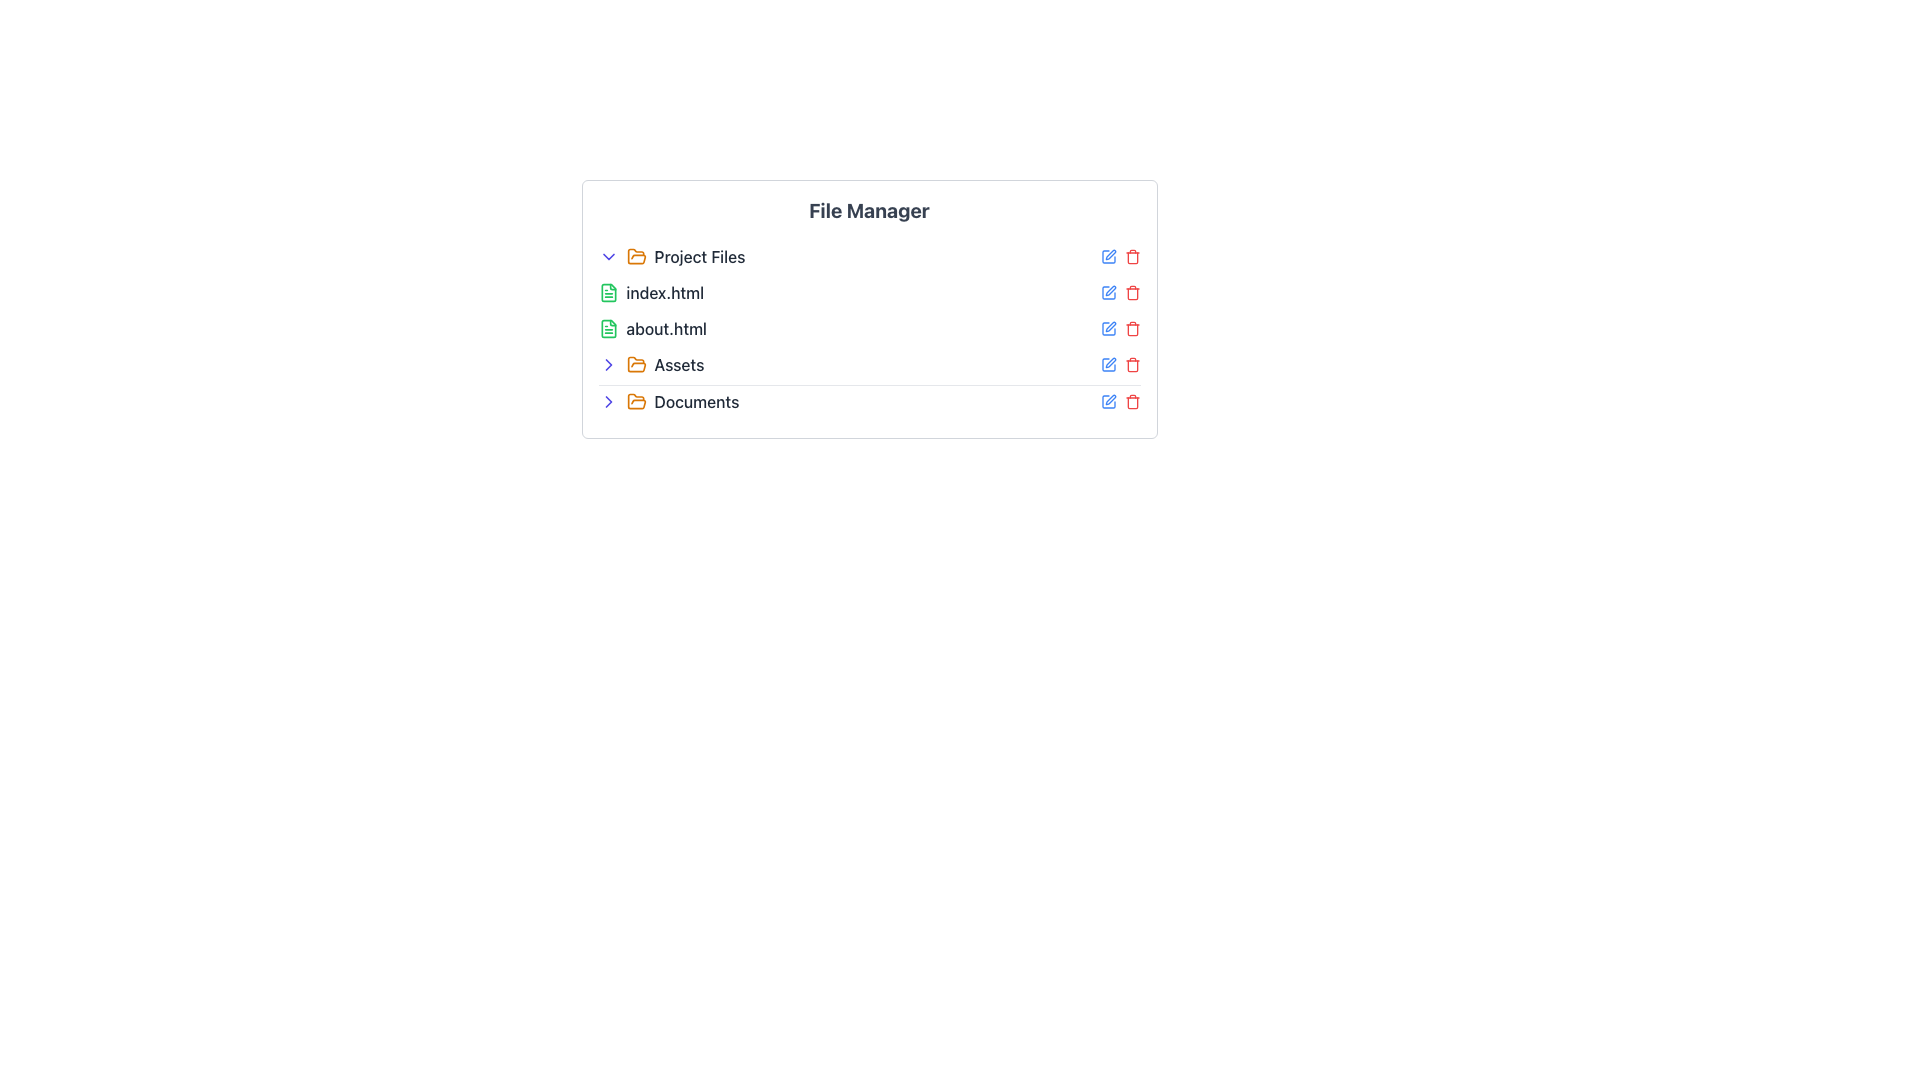  I want to click on the blue pen icon button located to the left of the red delete icon for the file entry 'about.html', so click(1107, 327).